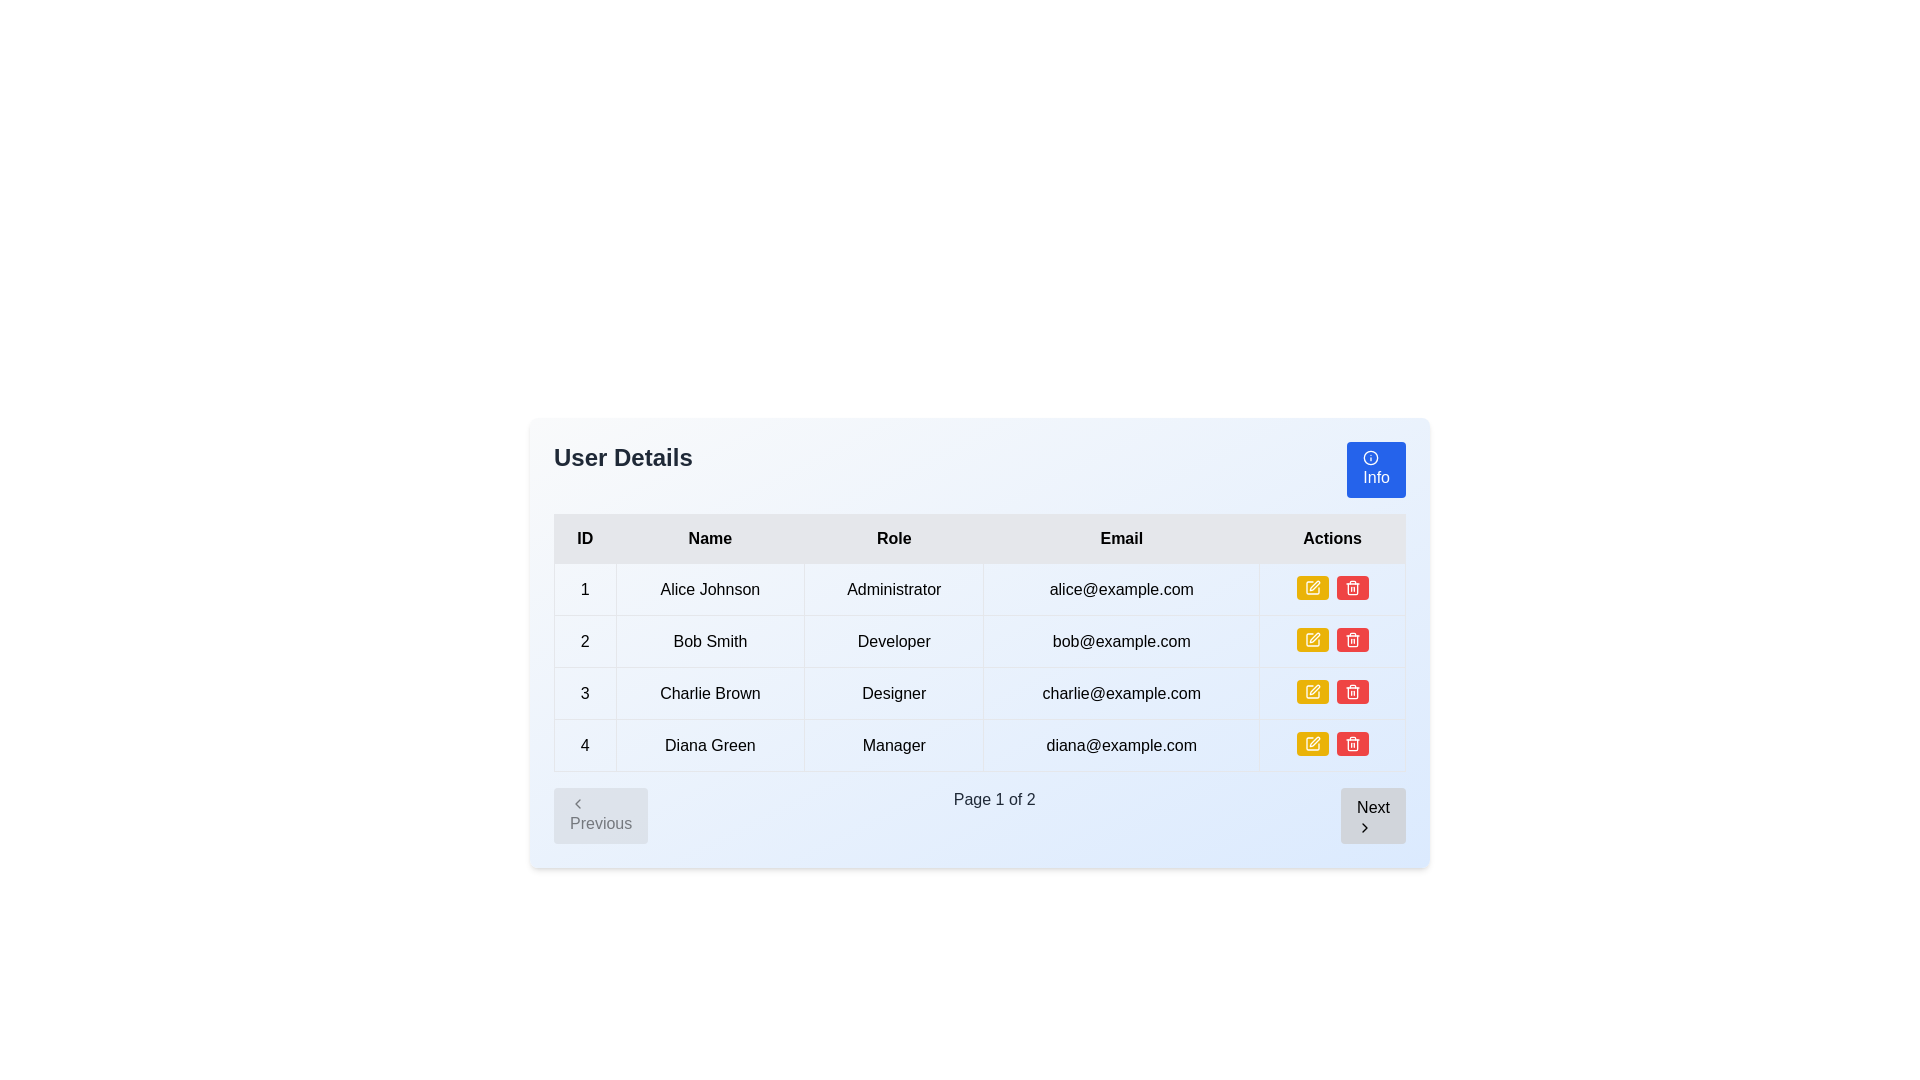 The width and height of the screenshot is (1920, 1080). I want to click on the delete icon button located in the 'Actions' column of the row for 'Diana Green', so click(1352, 744).